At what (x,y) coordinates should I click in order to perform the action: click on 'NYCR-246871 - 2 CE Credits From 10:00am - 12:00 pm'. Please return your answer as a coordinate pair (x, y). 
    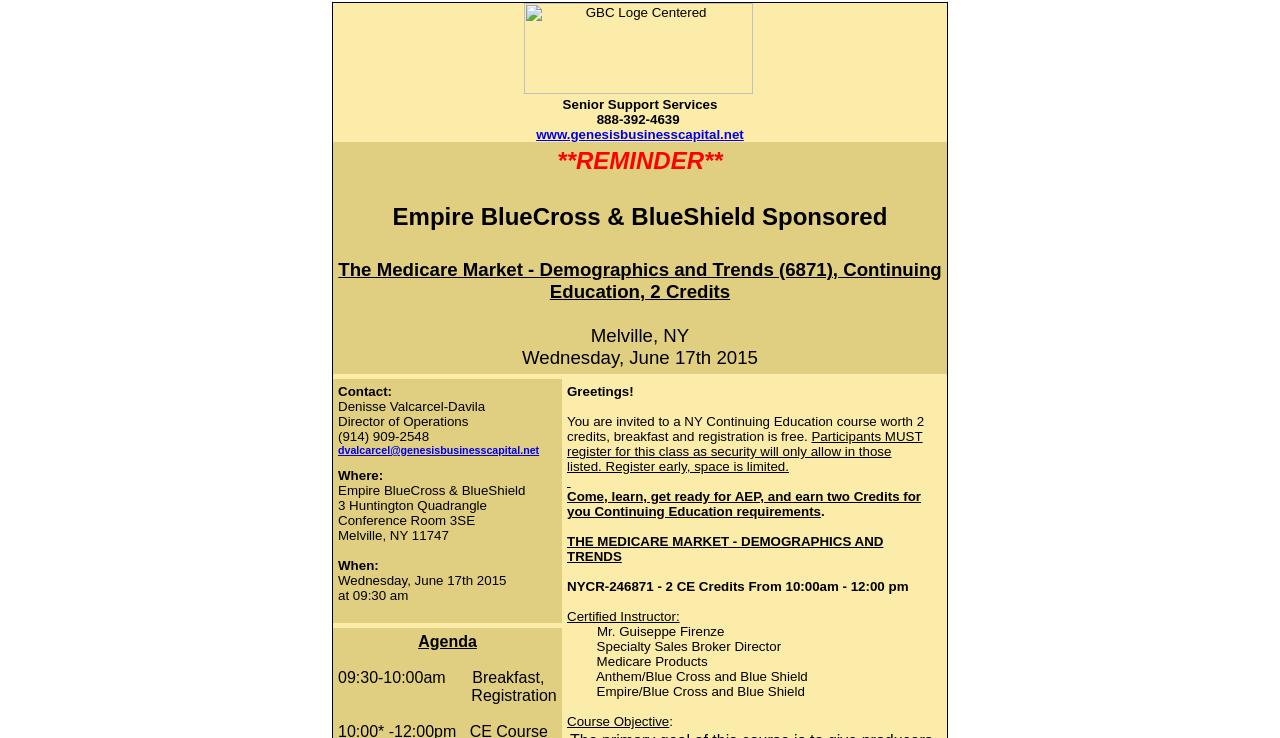
    Looking at the image, I should click on (736, 586).